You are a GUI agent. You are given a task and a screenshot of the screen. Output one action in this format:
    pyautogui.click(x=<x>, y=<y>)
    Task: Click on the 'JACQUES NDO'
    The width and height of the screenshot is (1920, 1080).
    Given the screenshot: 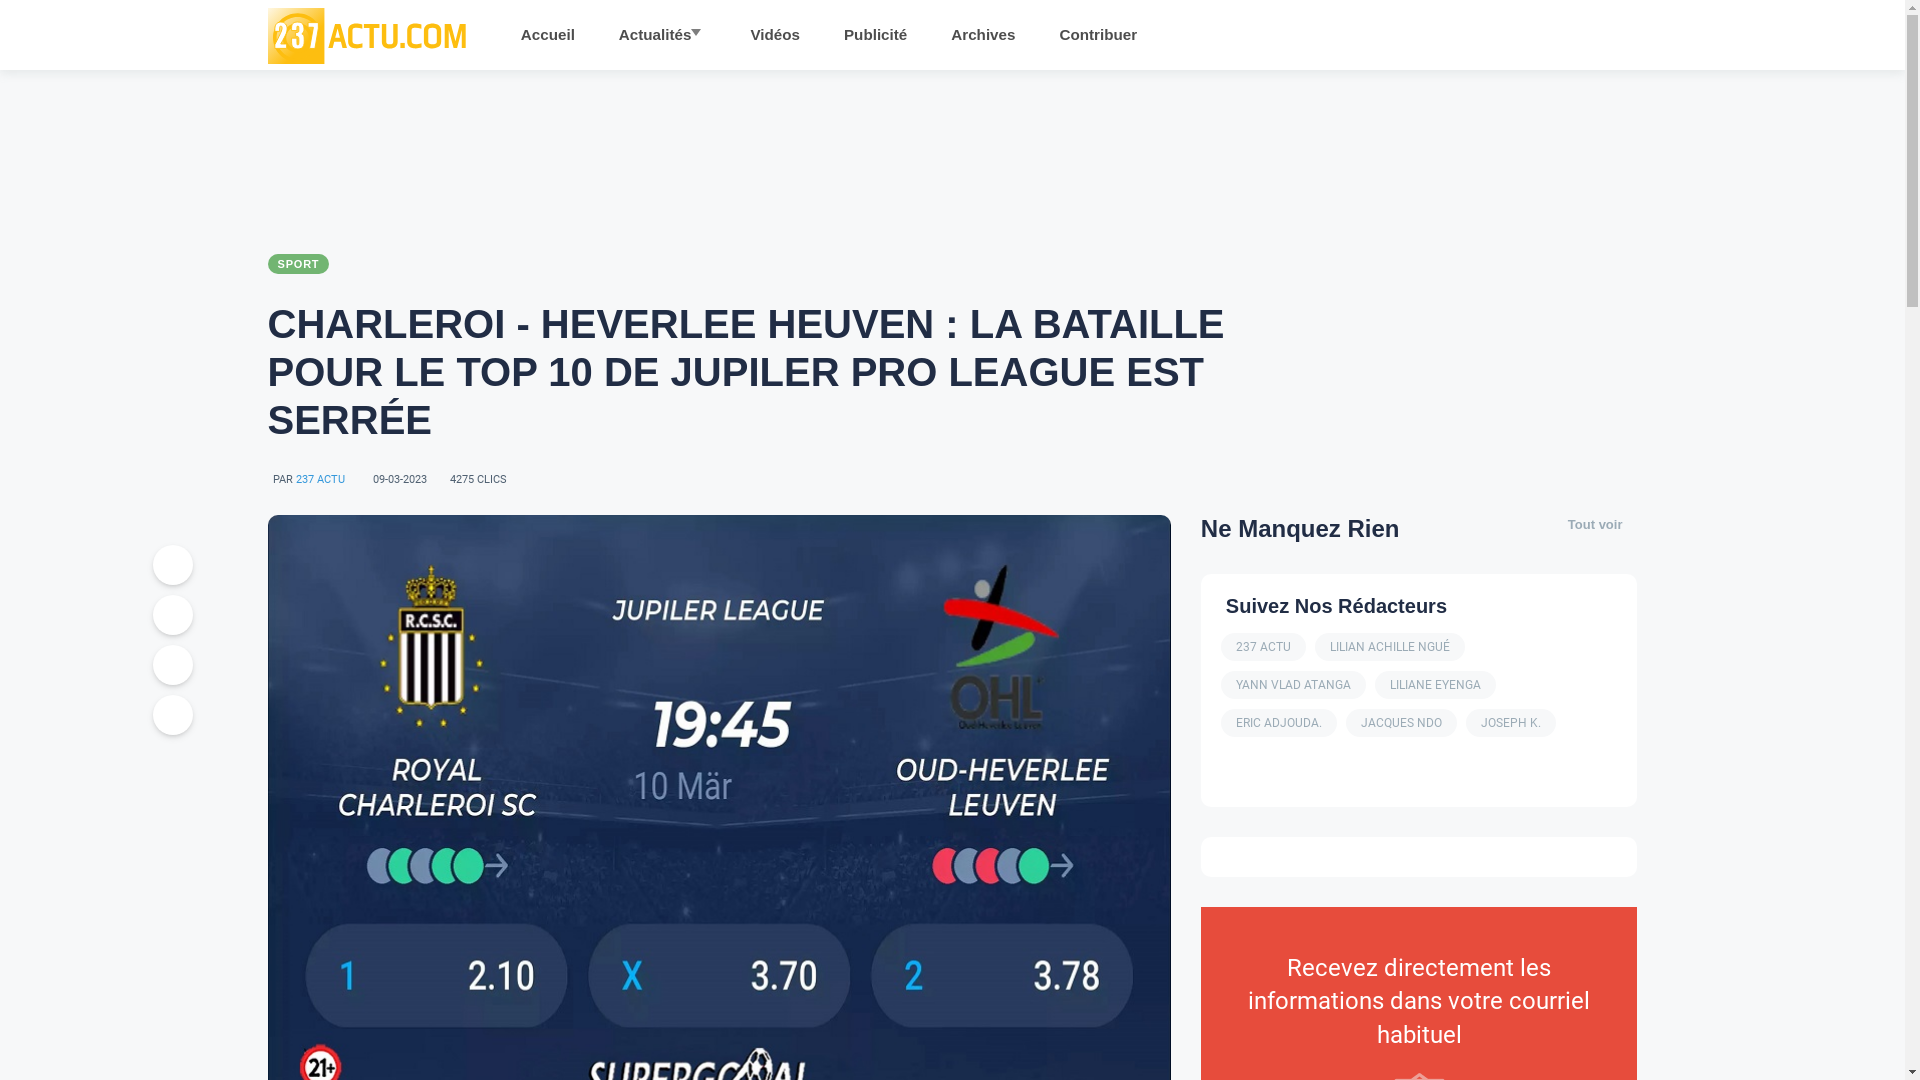 What is the action you would take?
    pyautogui.click(x=1400, y=722)
    